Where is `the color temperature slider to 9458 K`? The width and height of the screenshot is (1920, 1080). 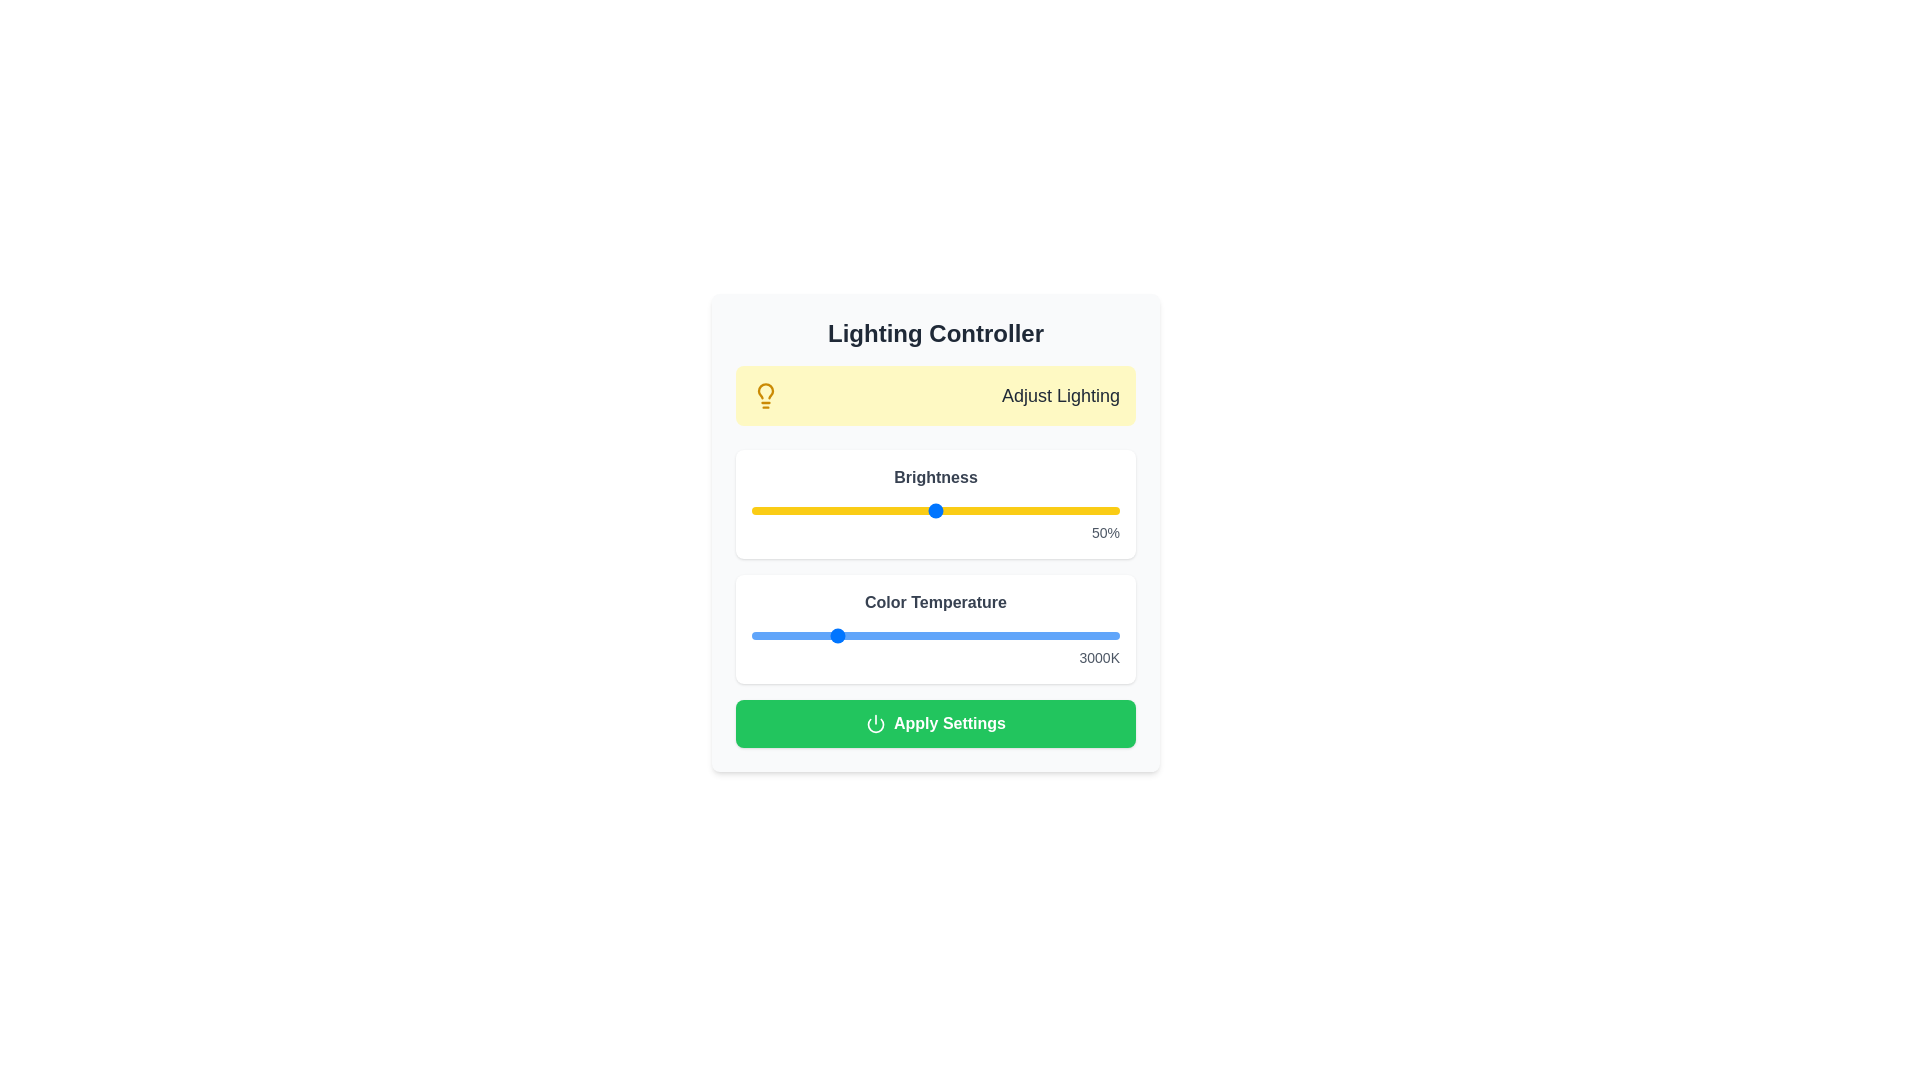
the color temperature slider to 9458 K is located at coordinates (1096, 636).